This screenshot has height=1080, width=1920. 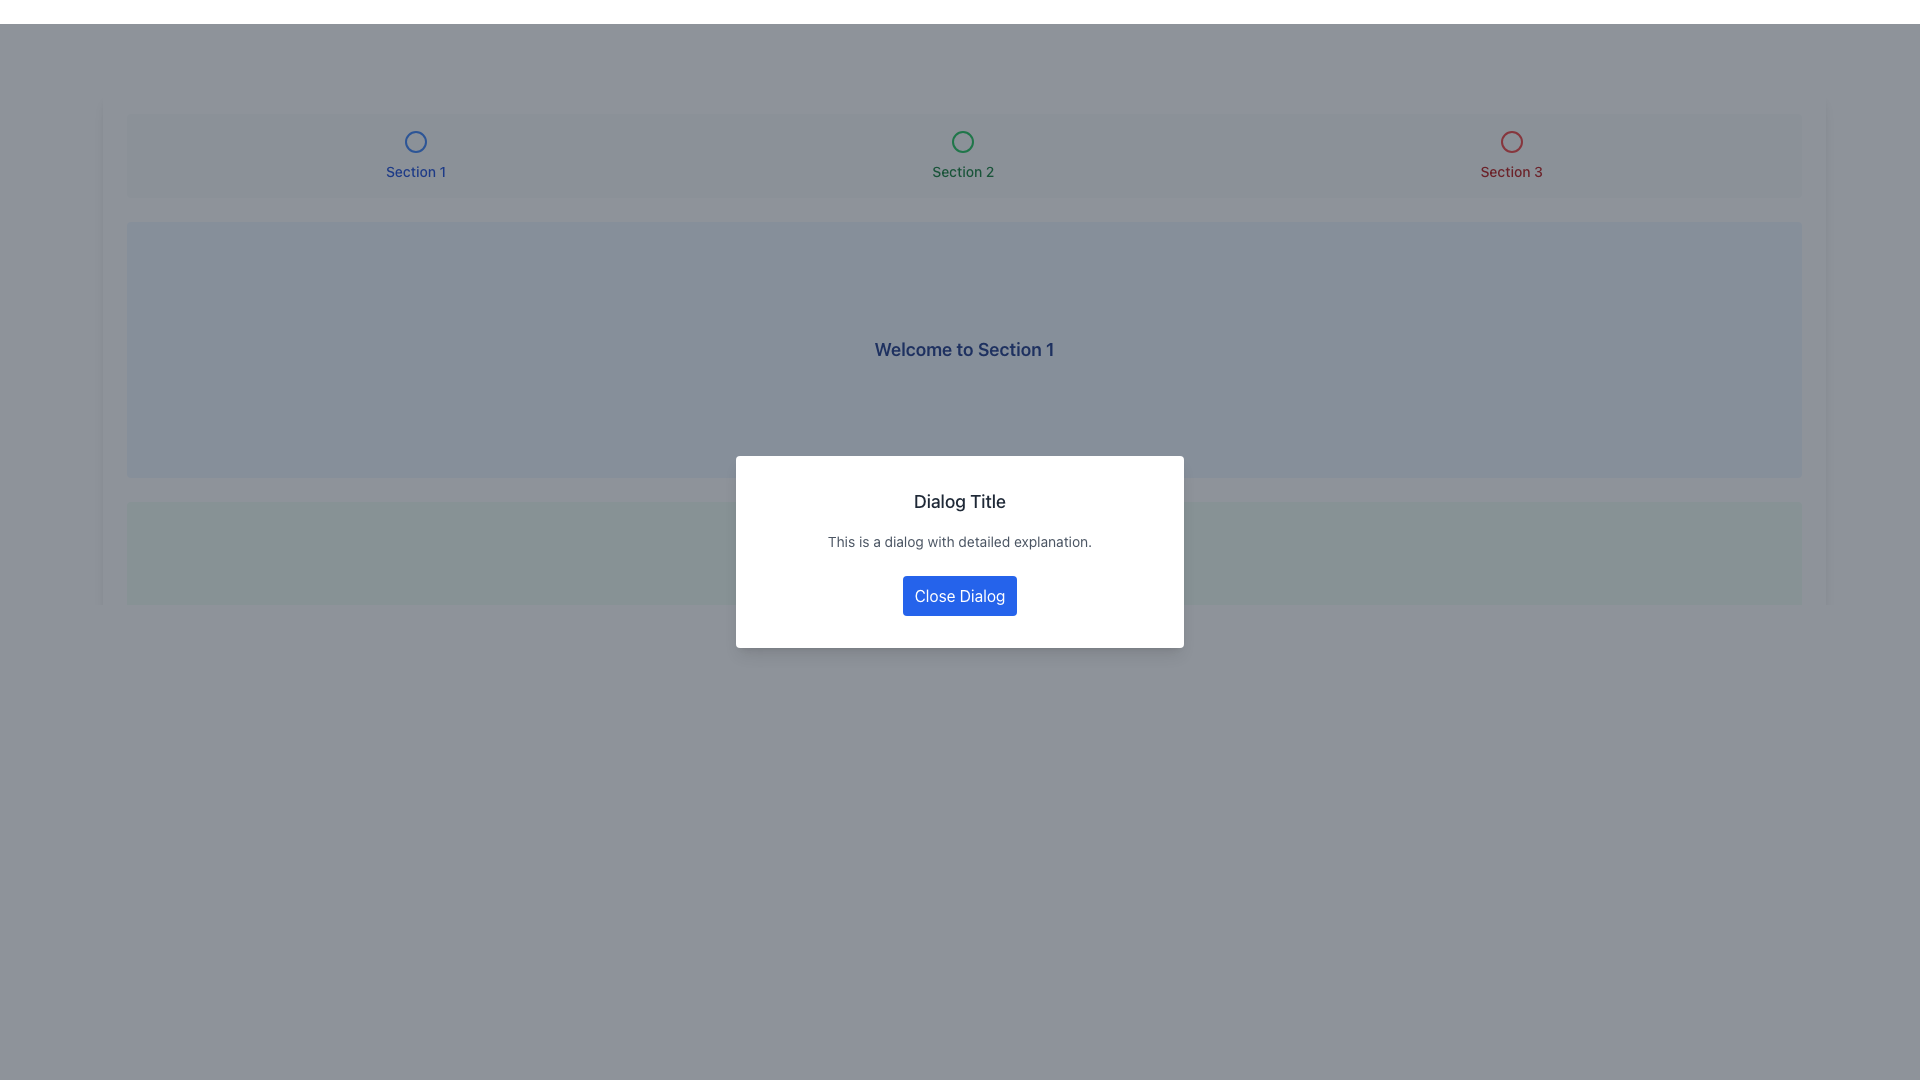 What do you see at coordinates (960, 595) in the screenshot?
I see `the 'Close Dialog' button, which has white text on a blue background and is located at the bottom of the dialog box` at bounding box center [960, 595].